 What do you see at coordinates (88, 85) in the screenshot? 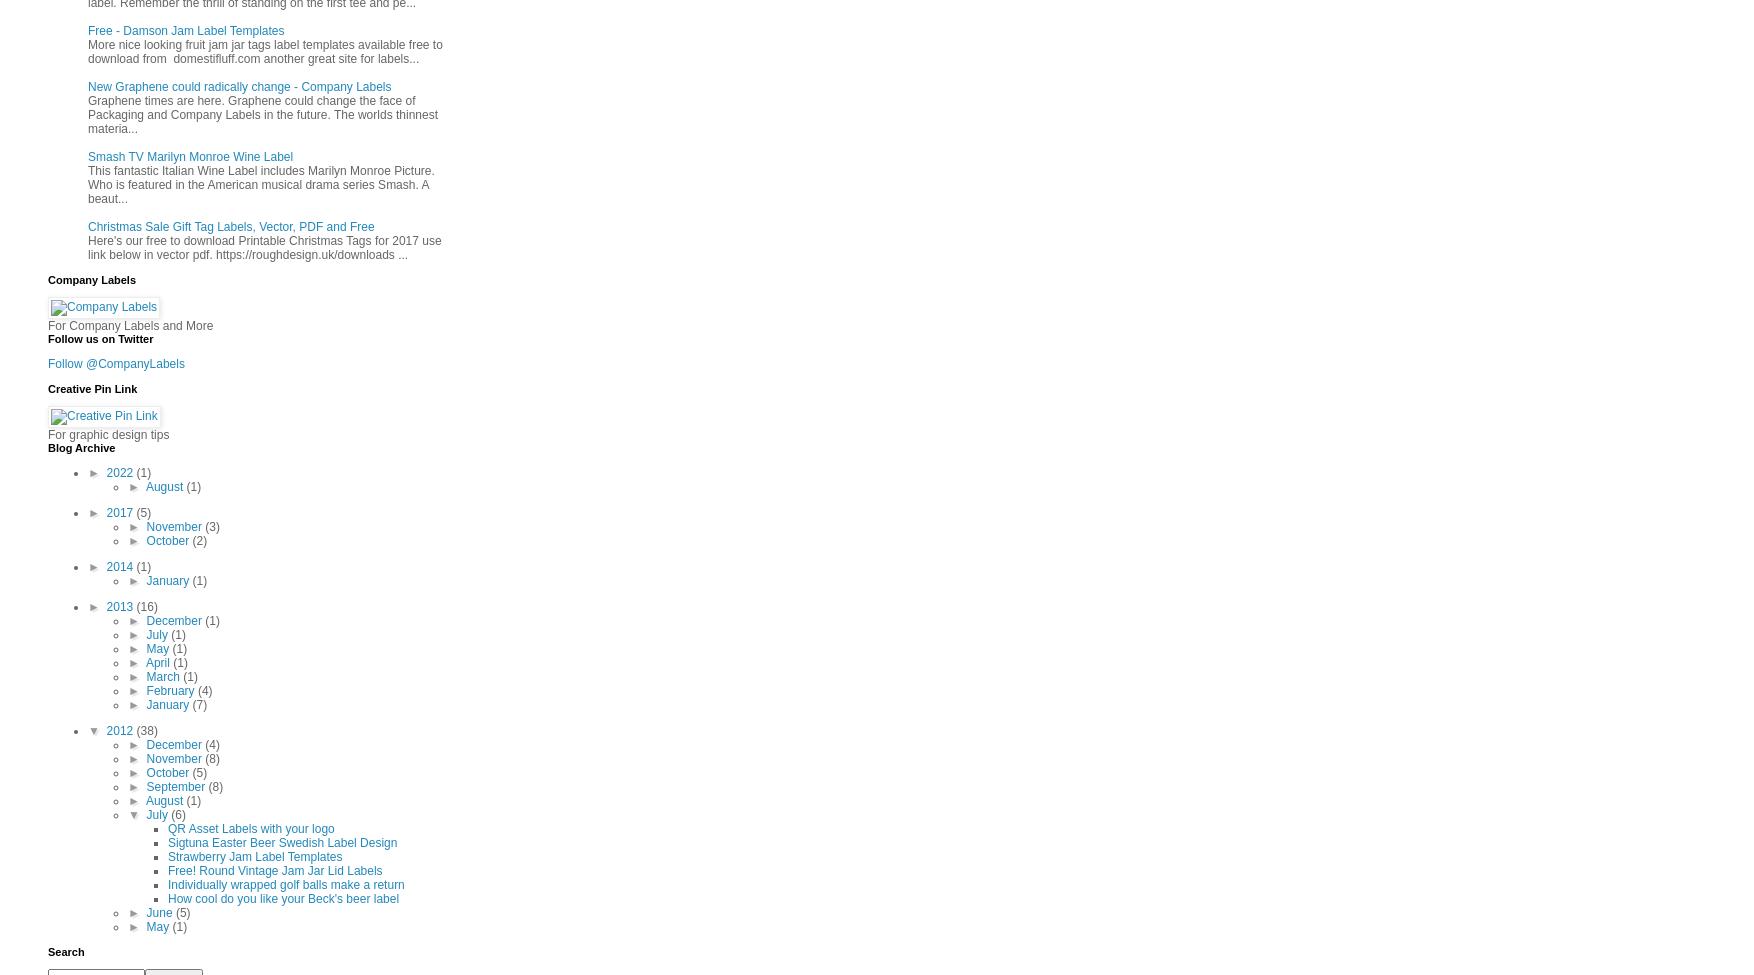
I see `'New Graphene could radically change  - Company Labels'` at bounding box center [88, 85].